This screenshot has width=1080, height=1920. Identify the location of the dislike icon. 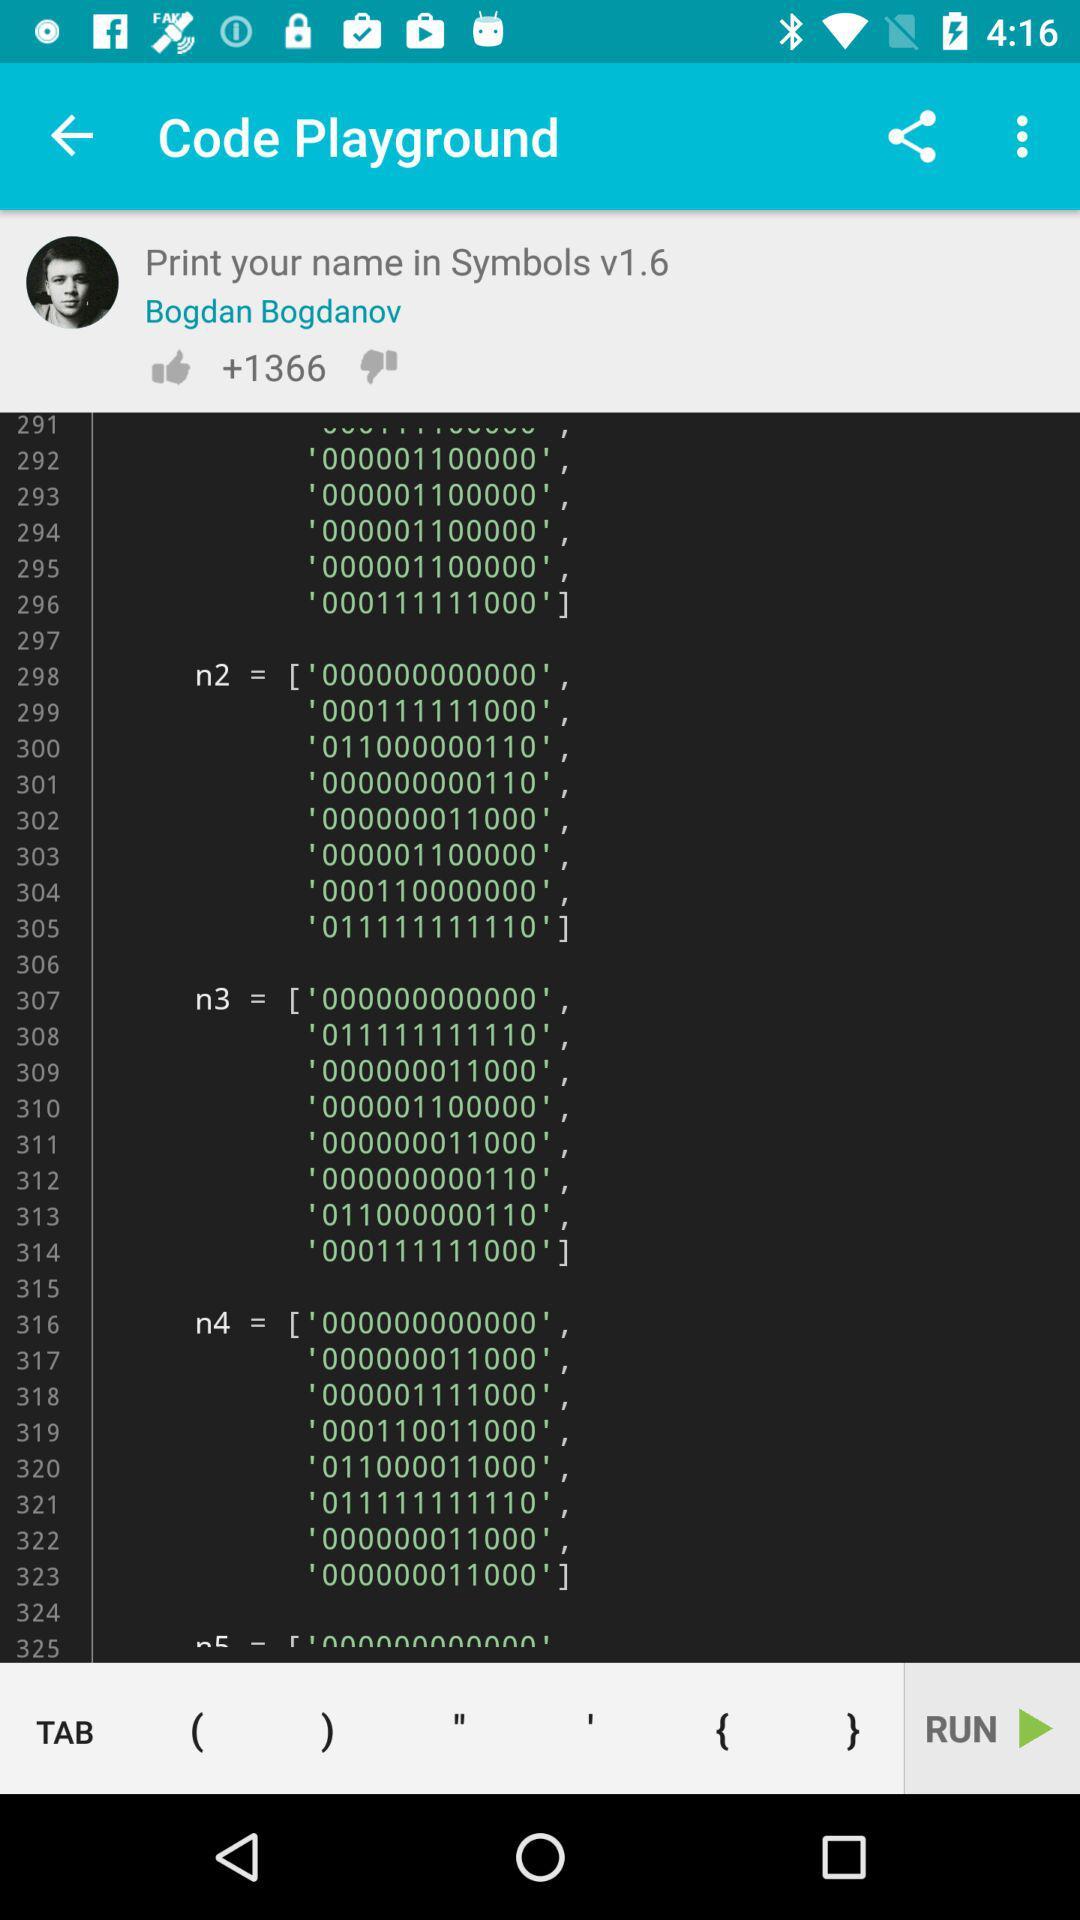
(378, 366).